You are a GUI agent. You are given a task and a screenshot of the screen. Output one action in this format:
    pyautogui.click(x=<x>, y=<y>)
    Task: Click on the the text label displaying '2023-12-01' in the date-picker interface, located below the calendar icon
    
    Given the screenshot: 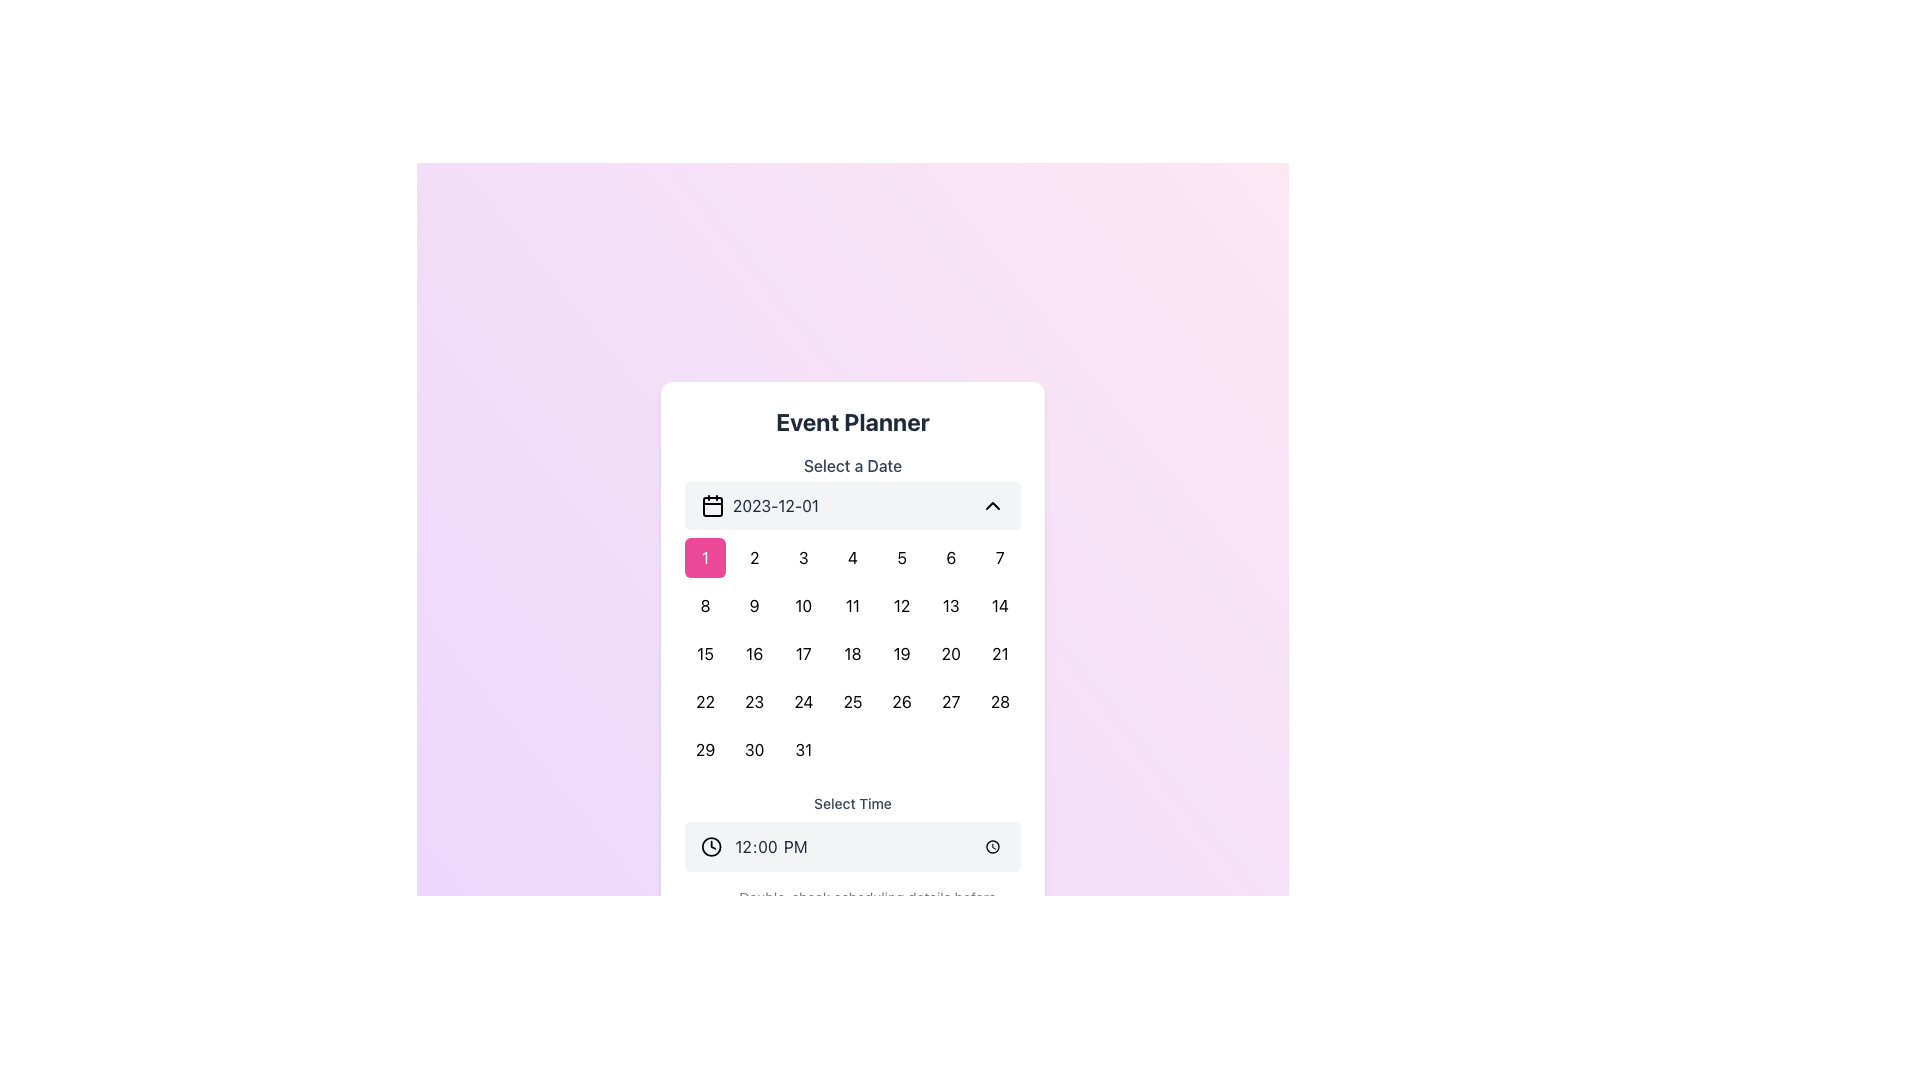 What is the action you would take?
    pyautogui.click(x=775, y=504)
    